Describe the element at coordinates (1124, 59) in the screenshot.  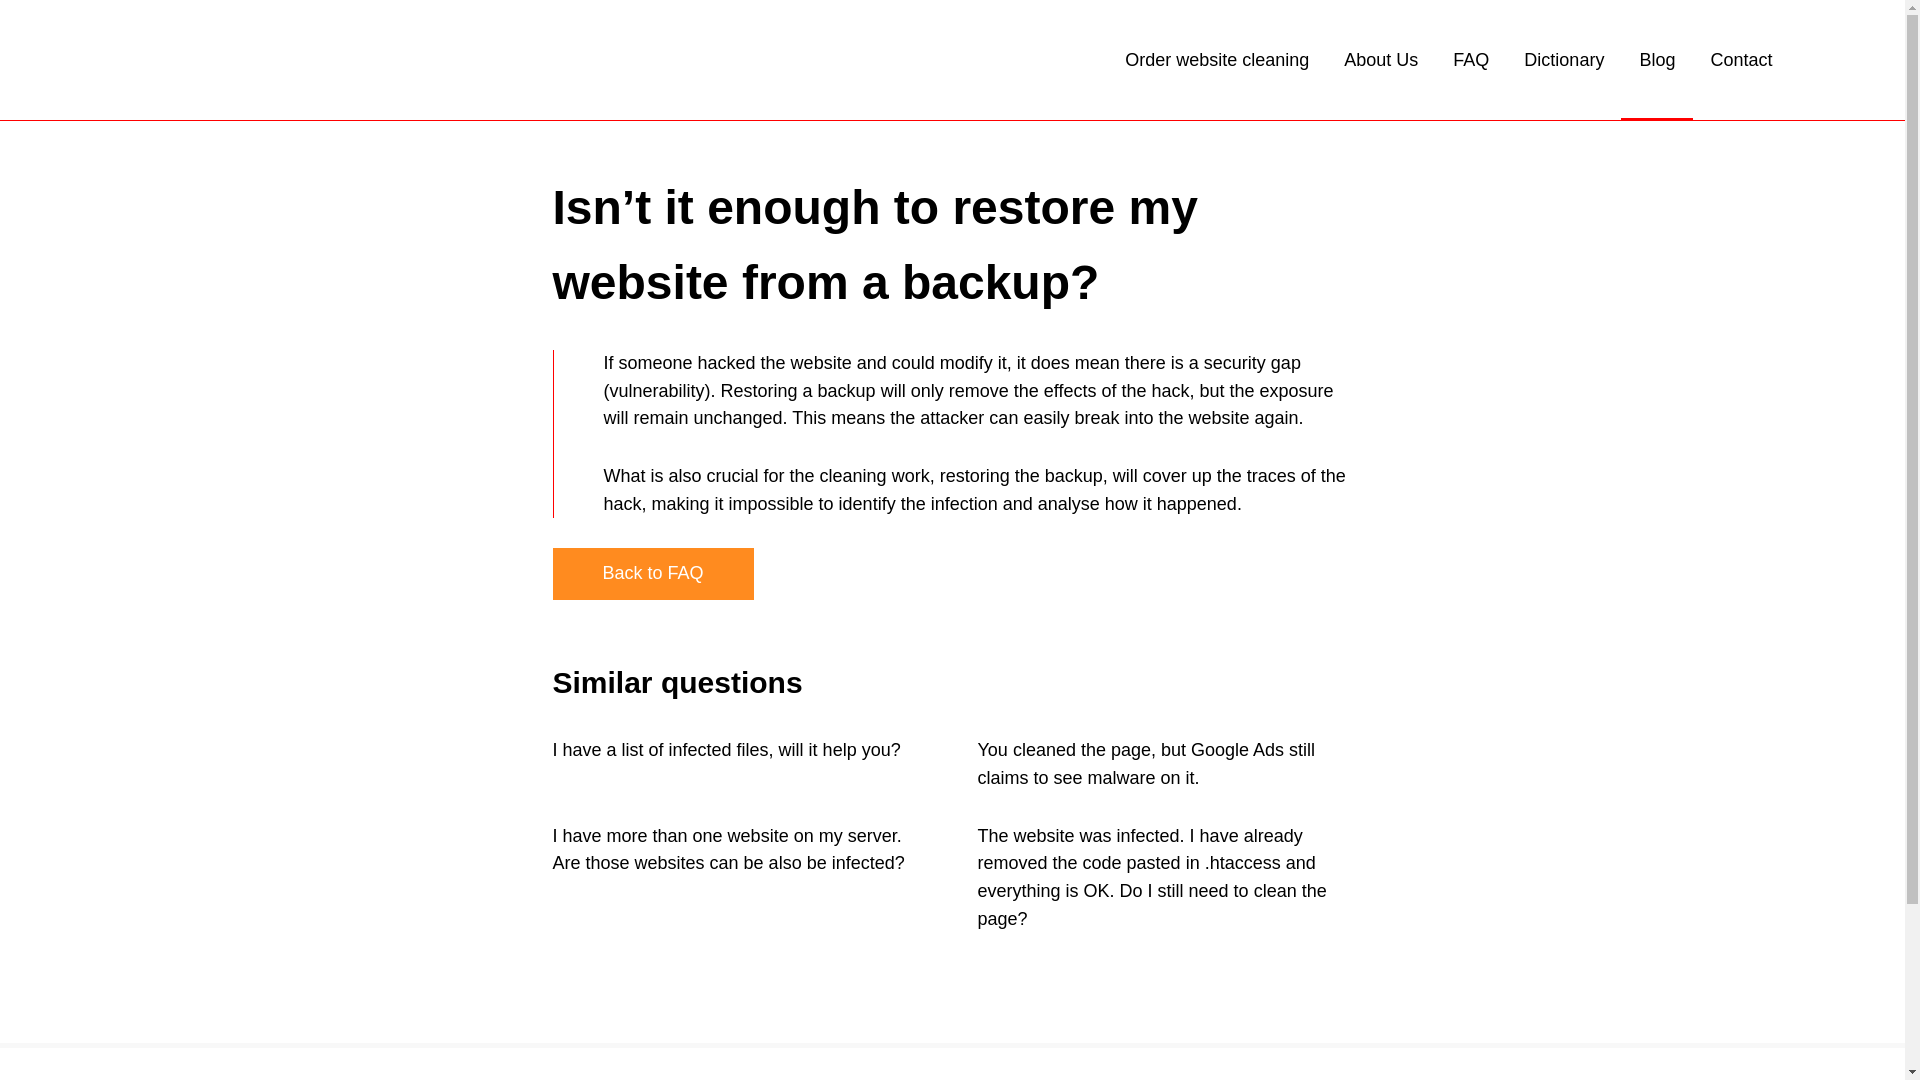
I see `'Order website cleaning'` at that location.